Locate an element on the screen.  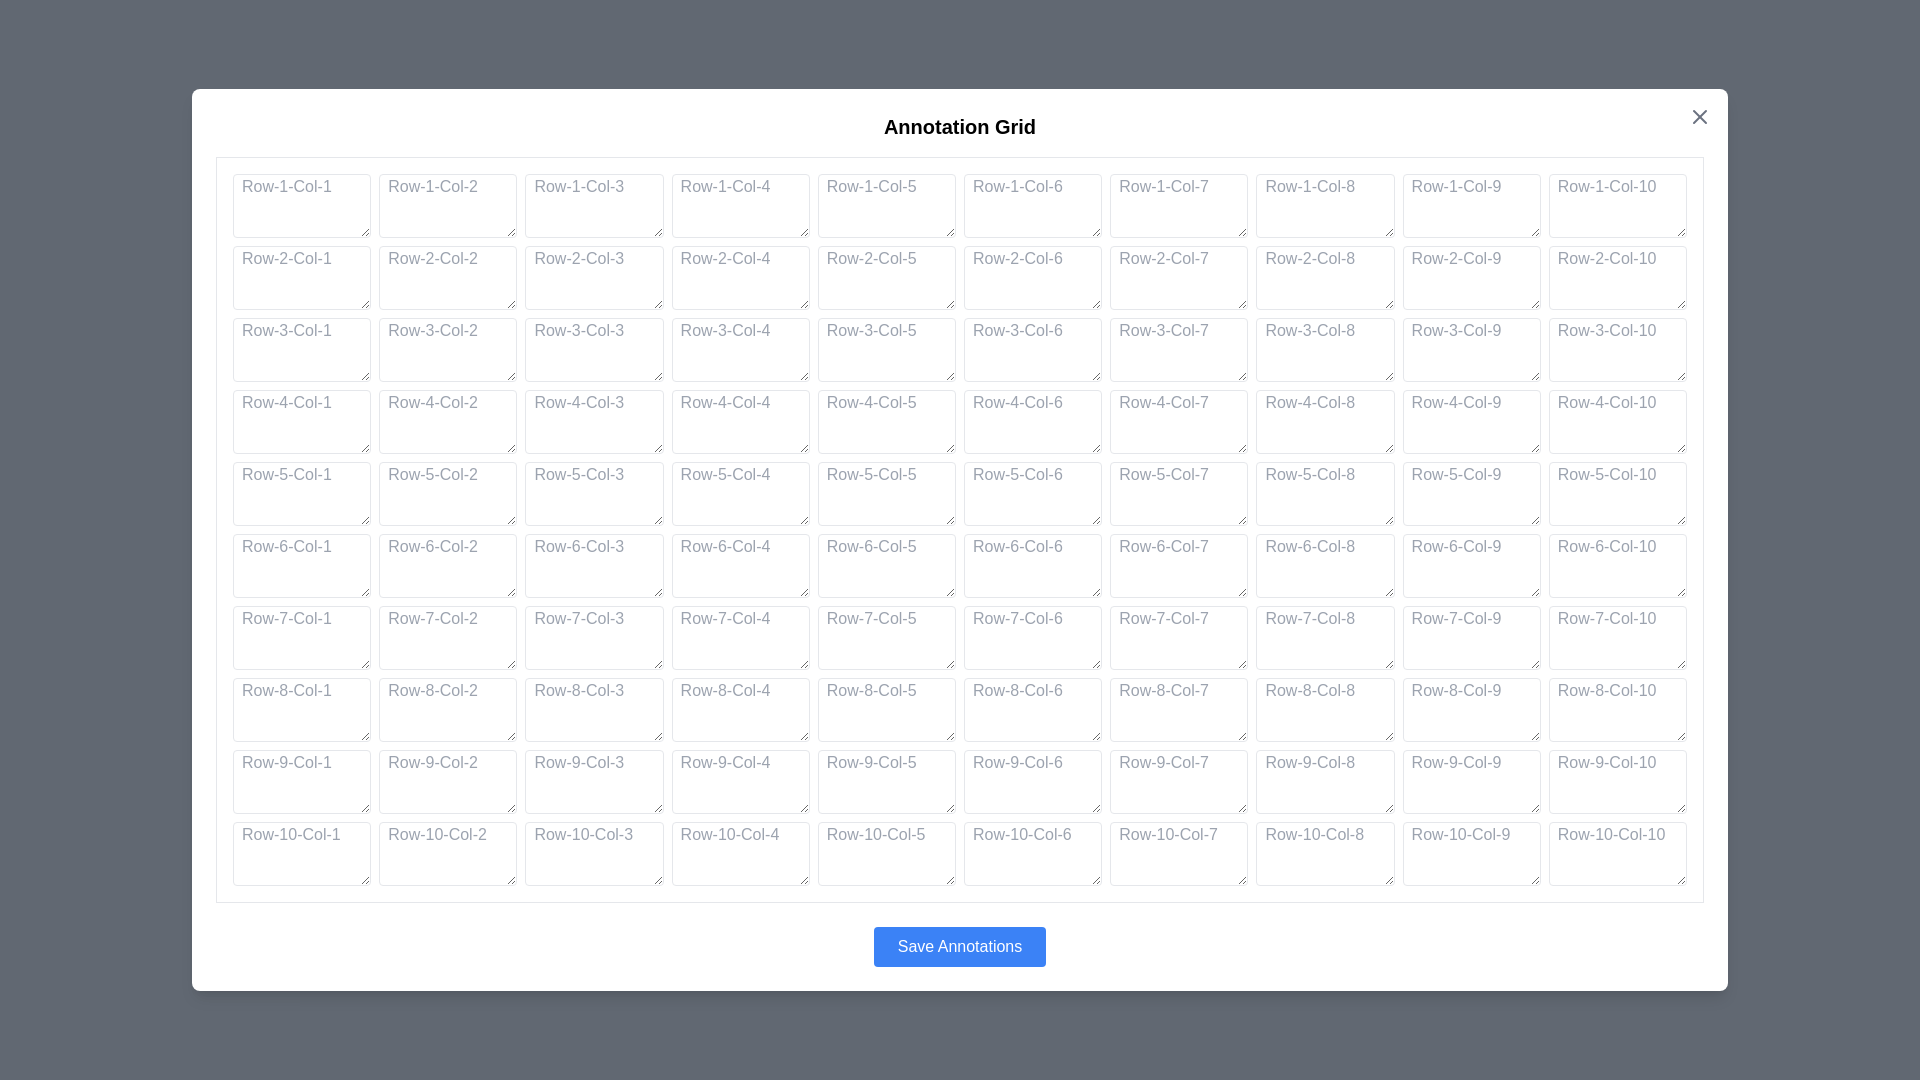
the close button located at the top-right corner of the modal is located at coordinates (1698, 116).